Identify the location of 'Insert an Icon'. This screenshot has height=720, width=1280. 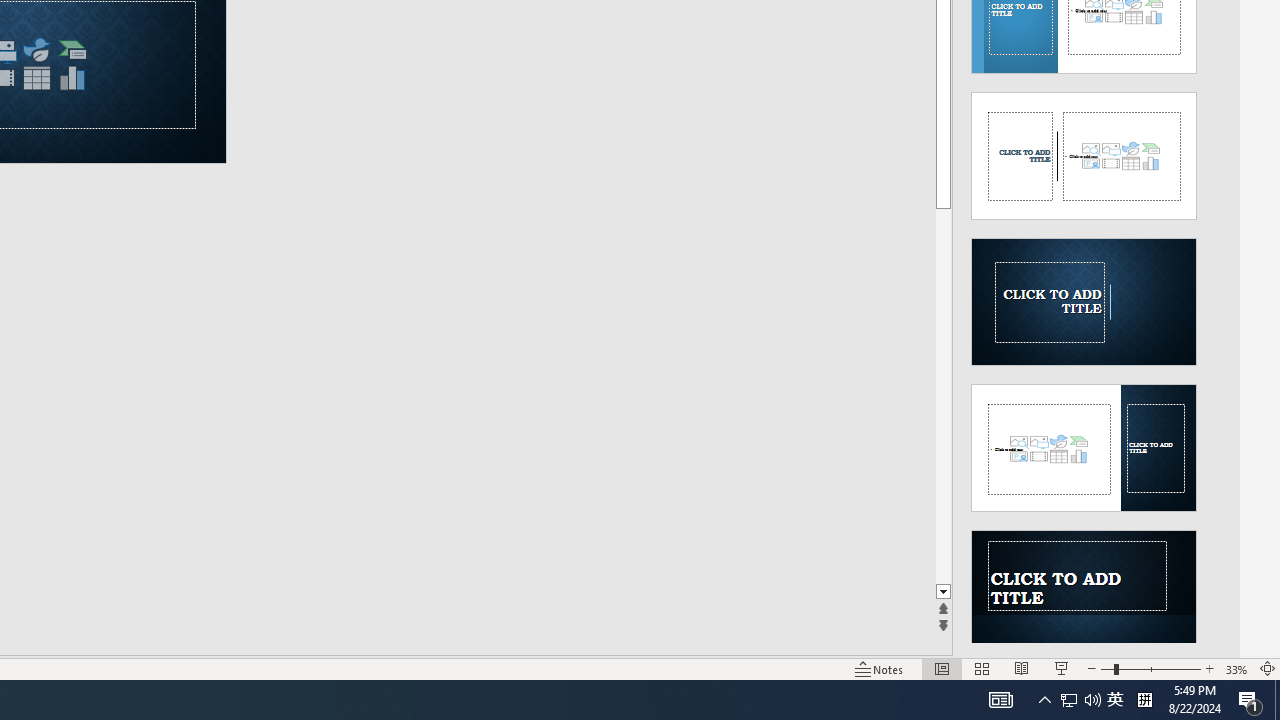
(36, 49).